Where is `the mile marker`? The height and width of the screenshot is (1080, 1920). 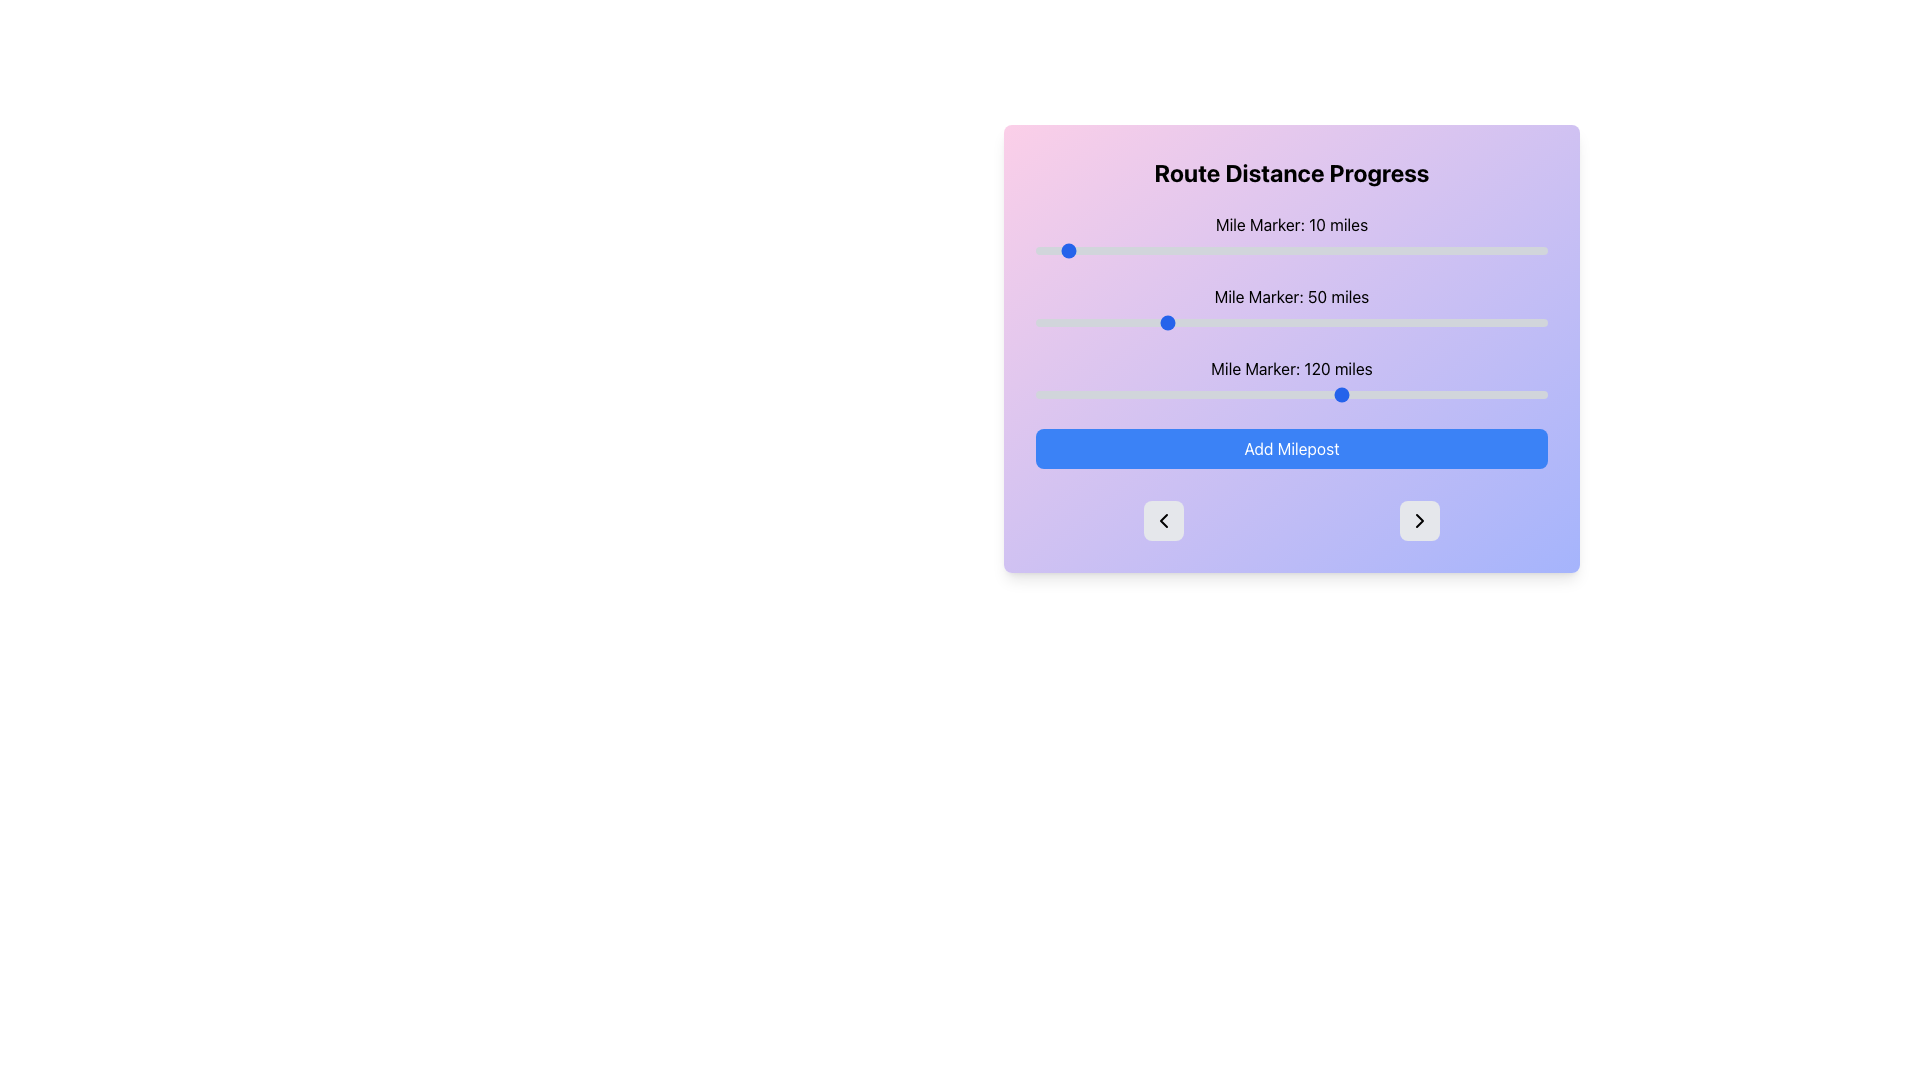
the mile marker is located at coordinates (1073, 322).